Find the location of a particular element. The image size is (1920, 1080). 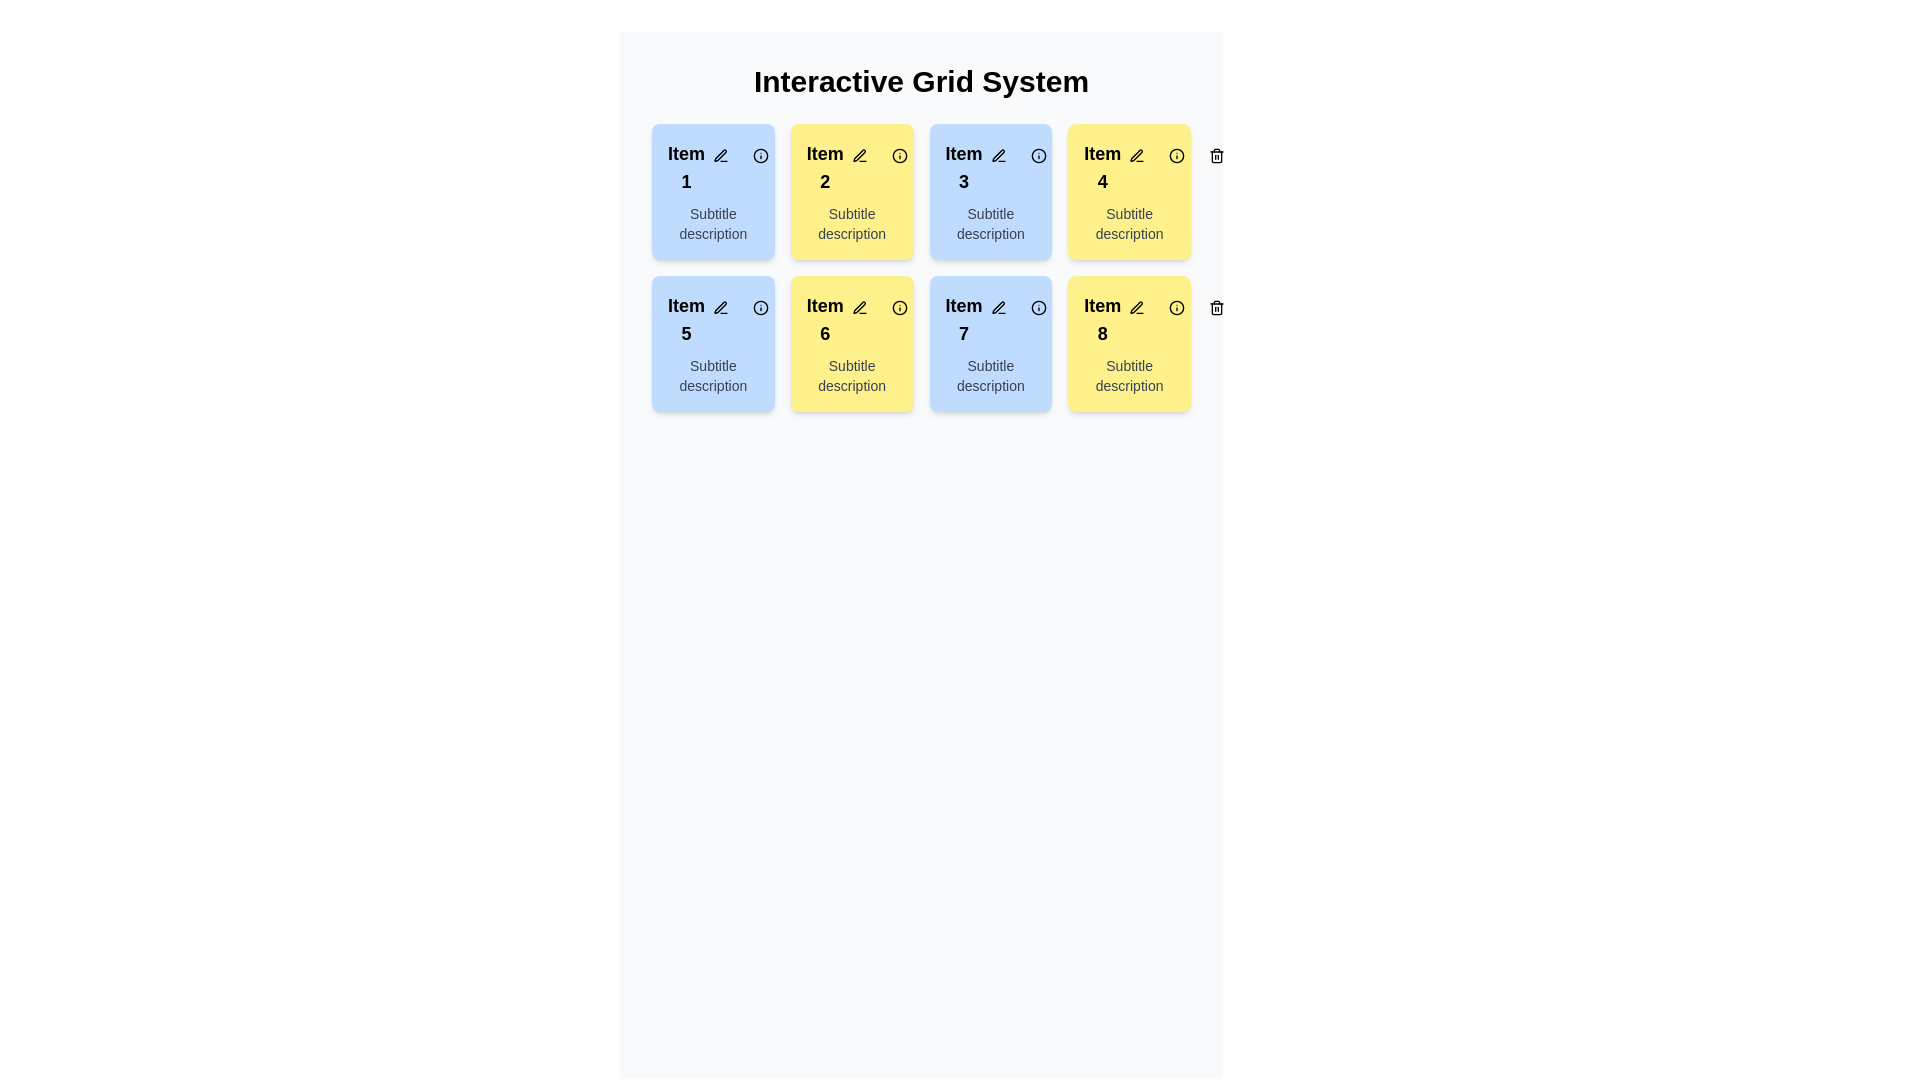

the delete button located in the top-right corner of the card labeled 'Item 4' to observe the hover effect is located at coordinates (1216, 154).